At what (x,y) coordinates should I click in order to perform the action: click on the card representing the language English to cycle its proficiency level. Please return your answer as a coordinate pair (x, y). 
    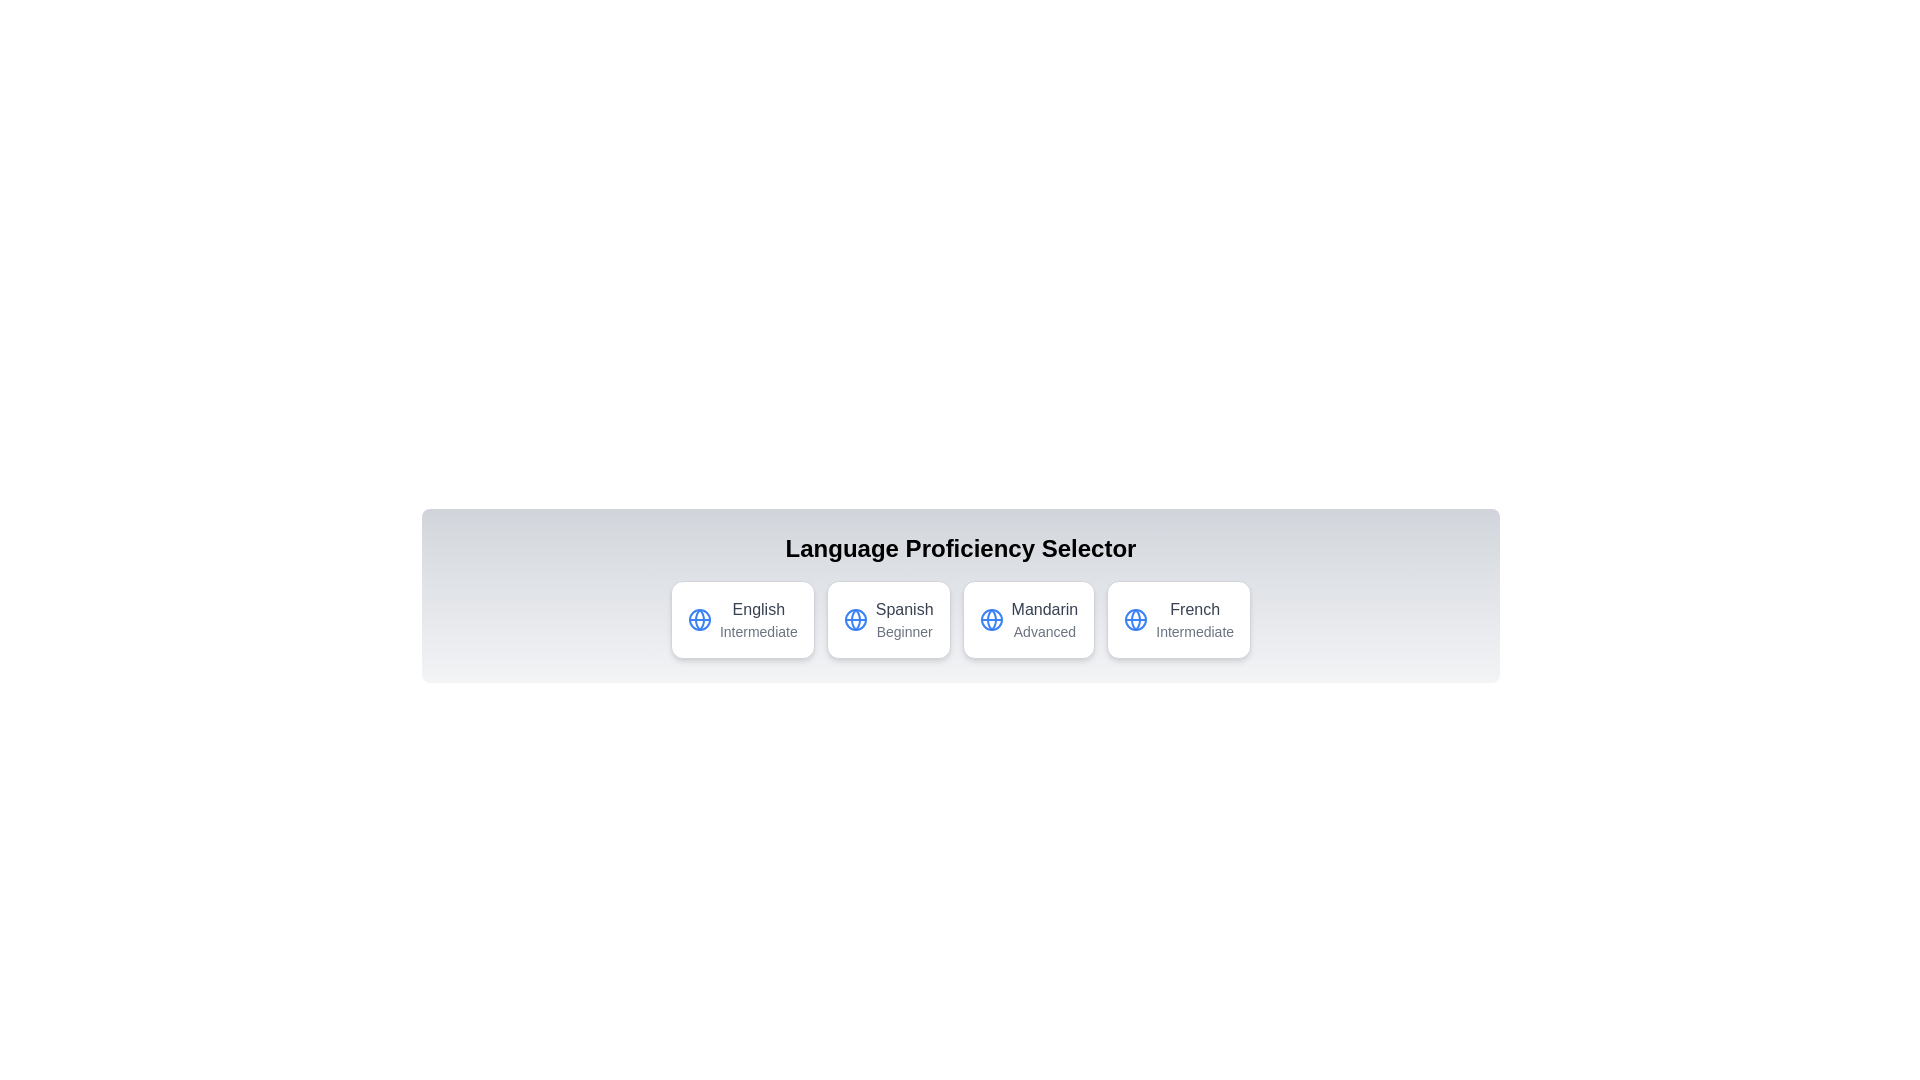
    Looking at the image, I should click on (741, 619).